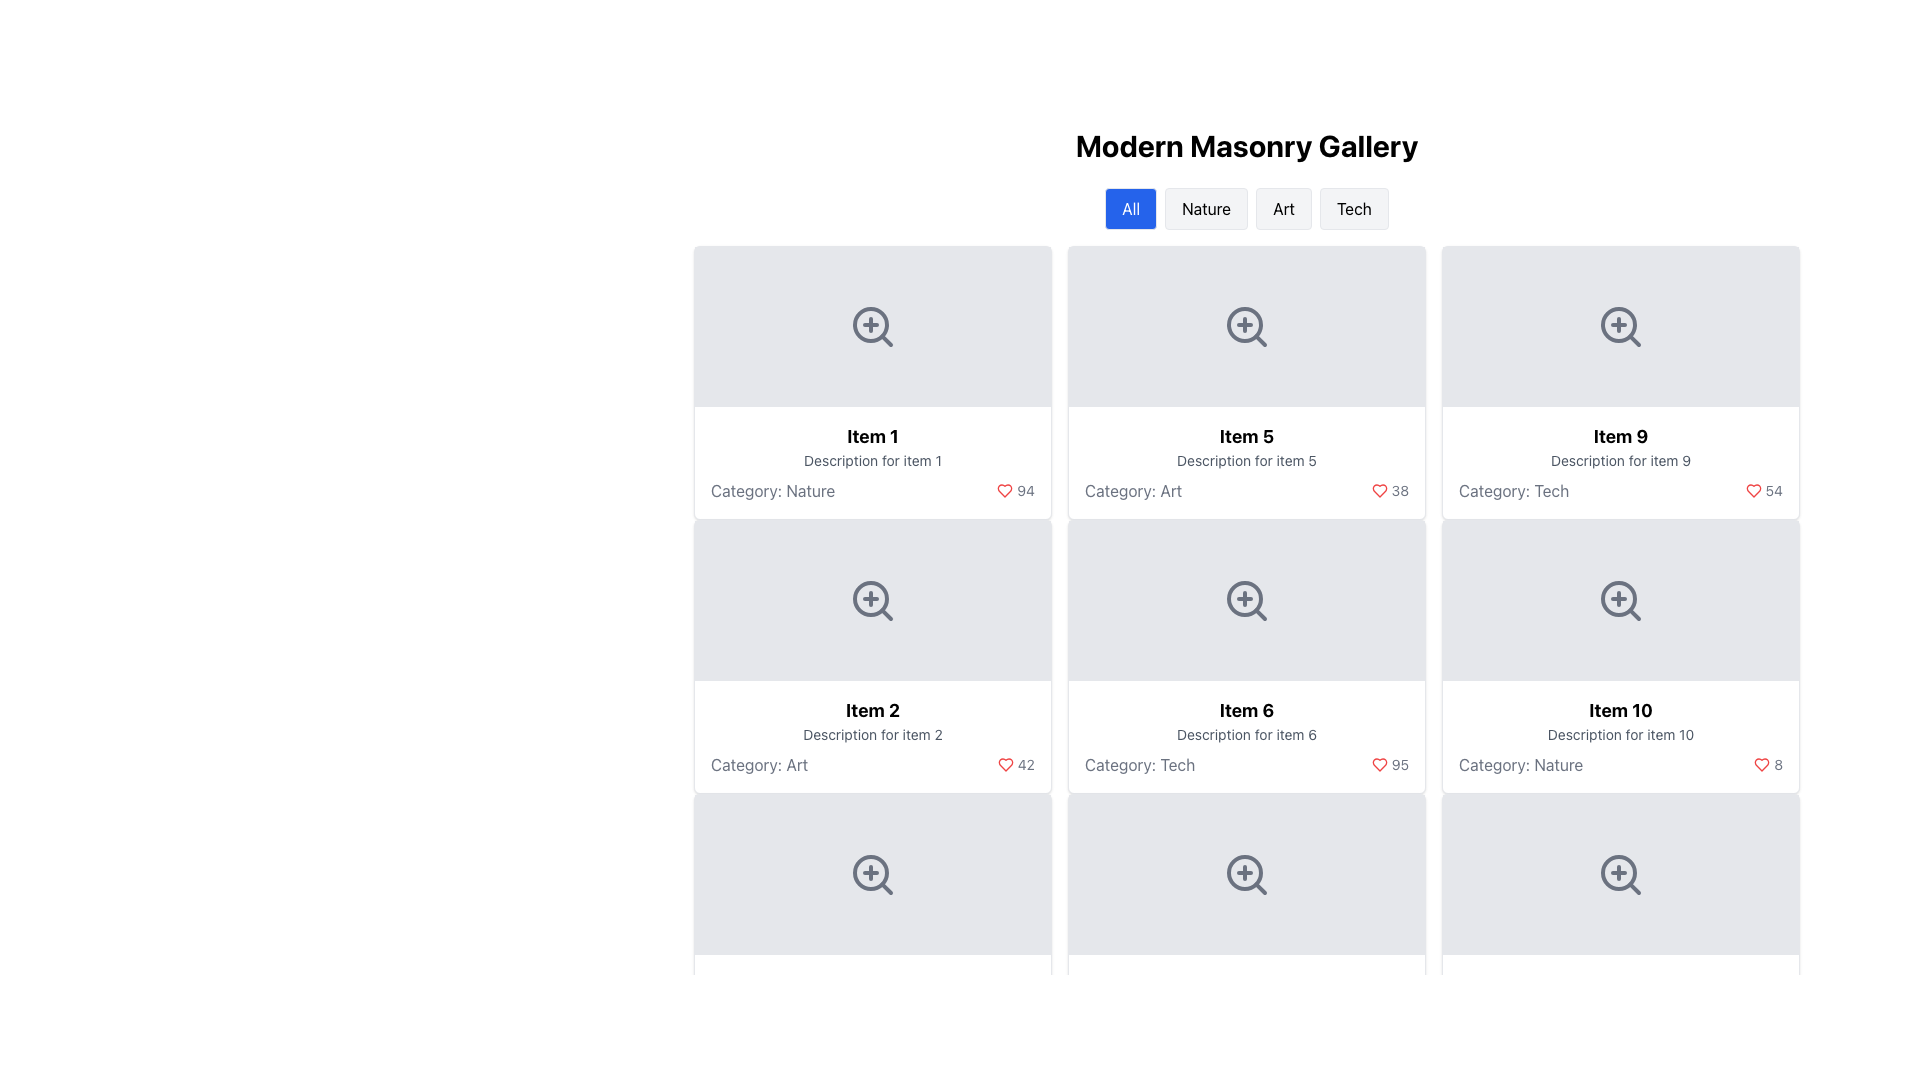 The width and height of the screenshot is (1920, 1080). What do you see at coordinates (873, 326) in the screenshot?
I see `the zoom-in icon located in the top-left square card of the 'Modern Masonry Gallery'` at bounding box center [873, 326].